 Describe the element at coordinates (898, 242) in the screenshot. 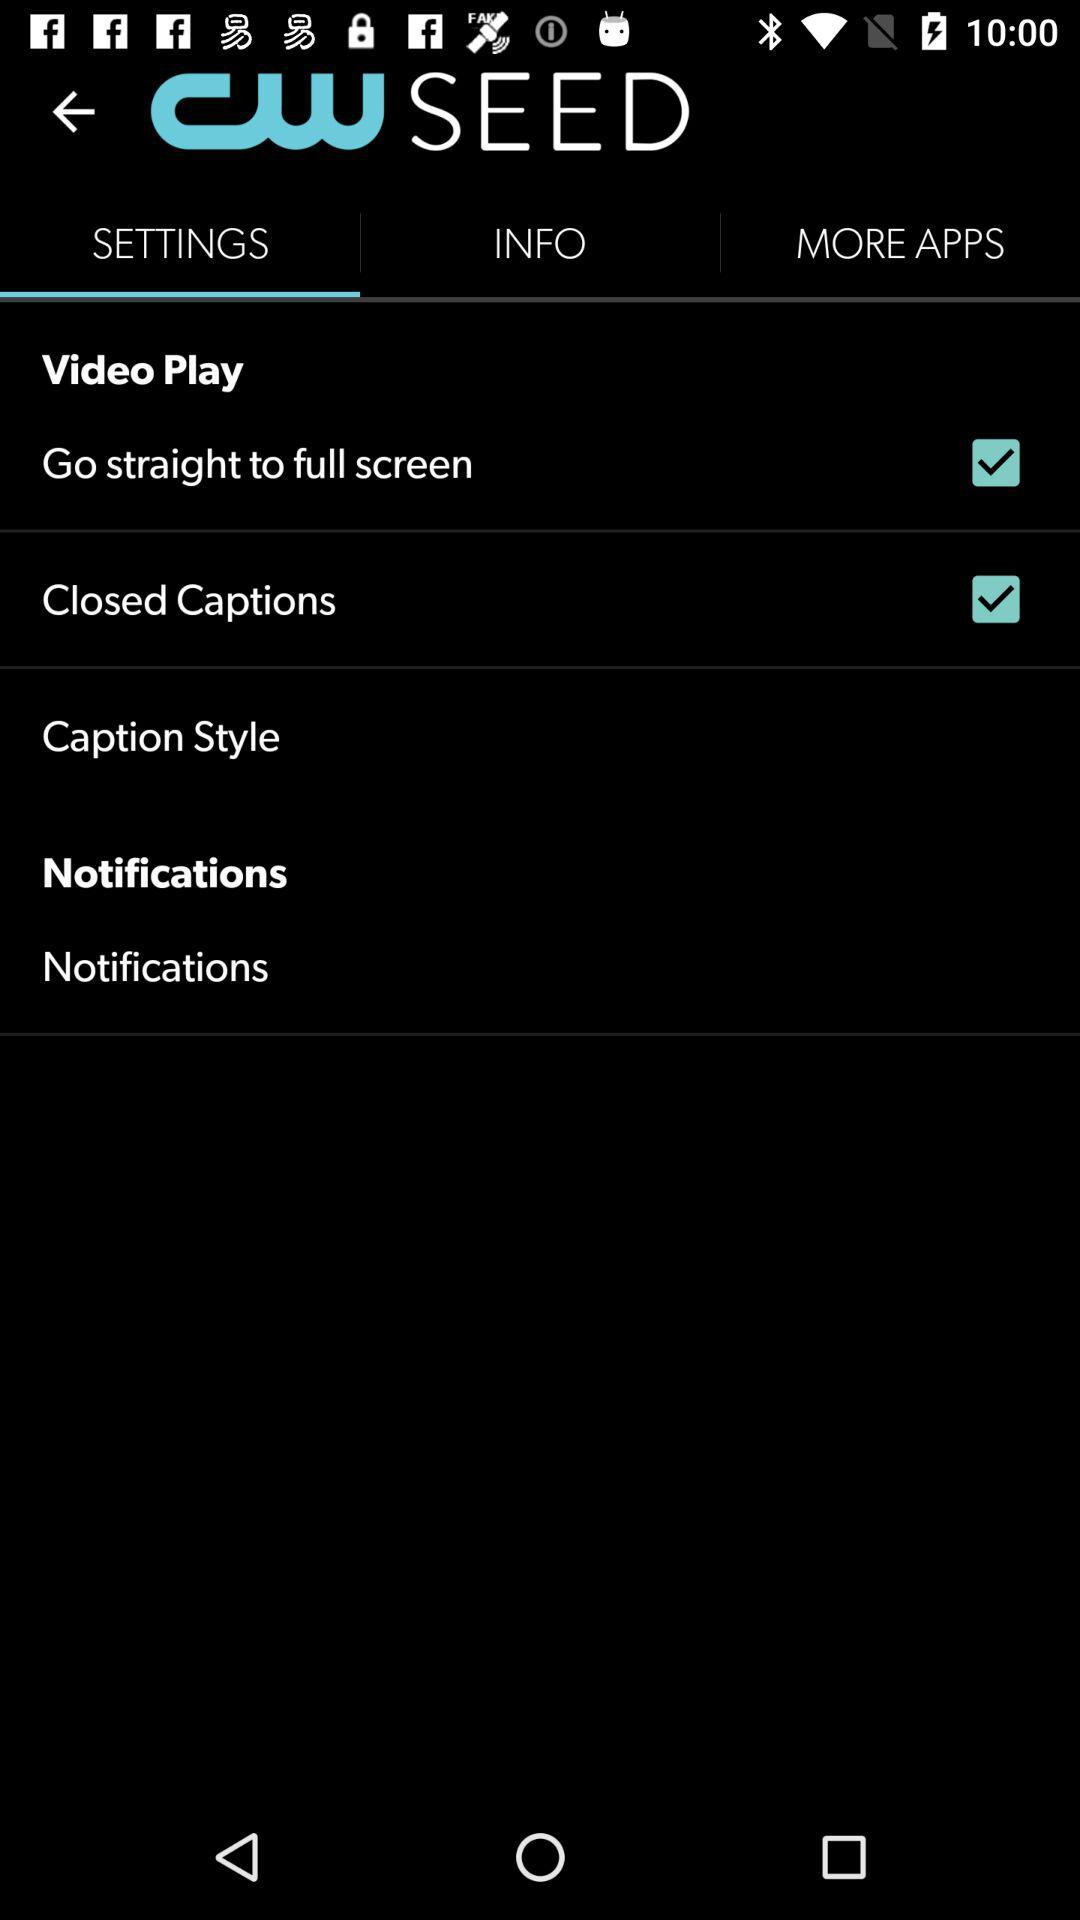

I see `the button beside info` at that location.